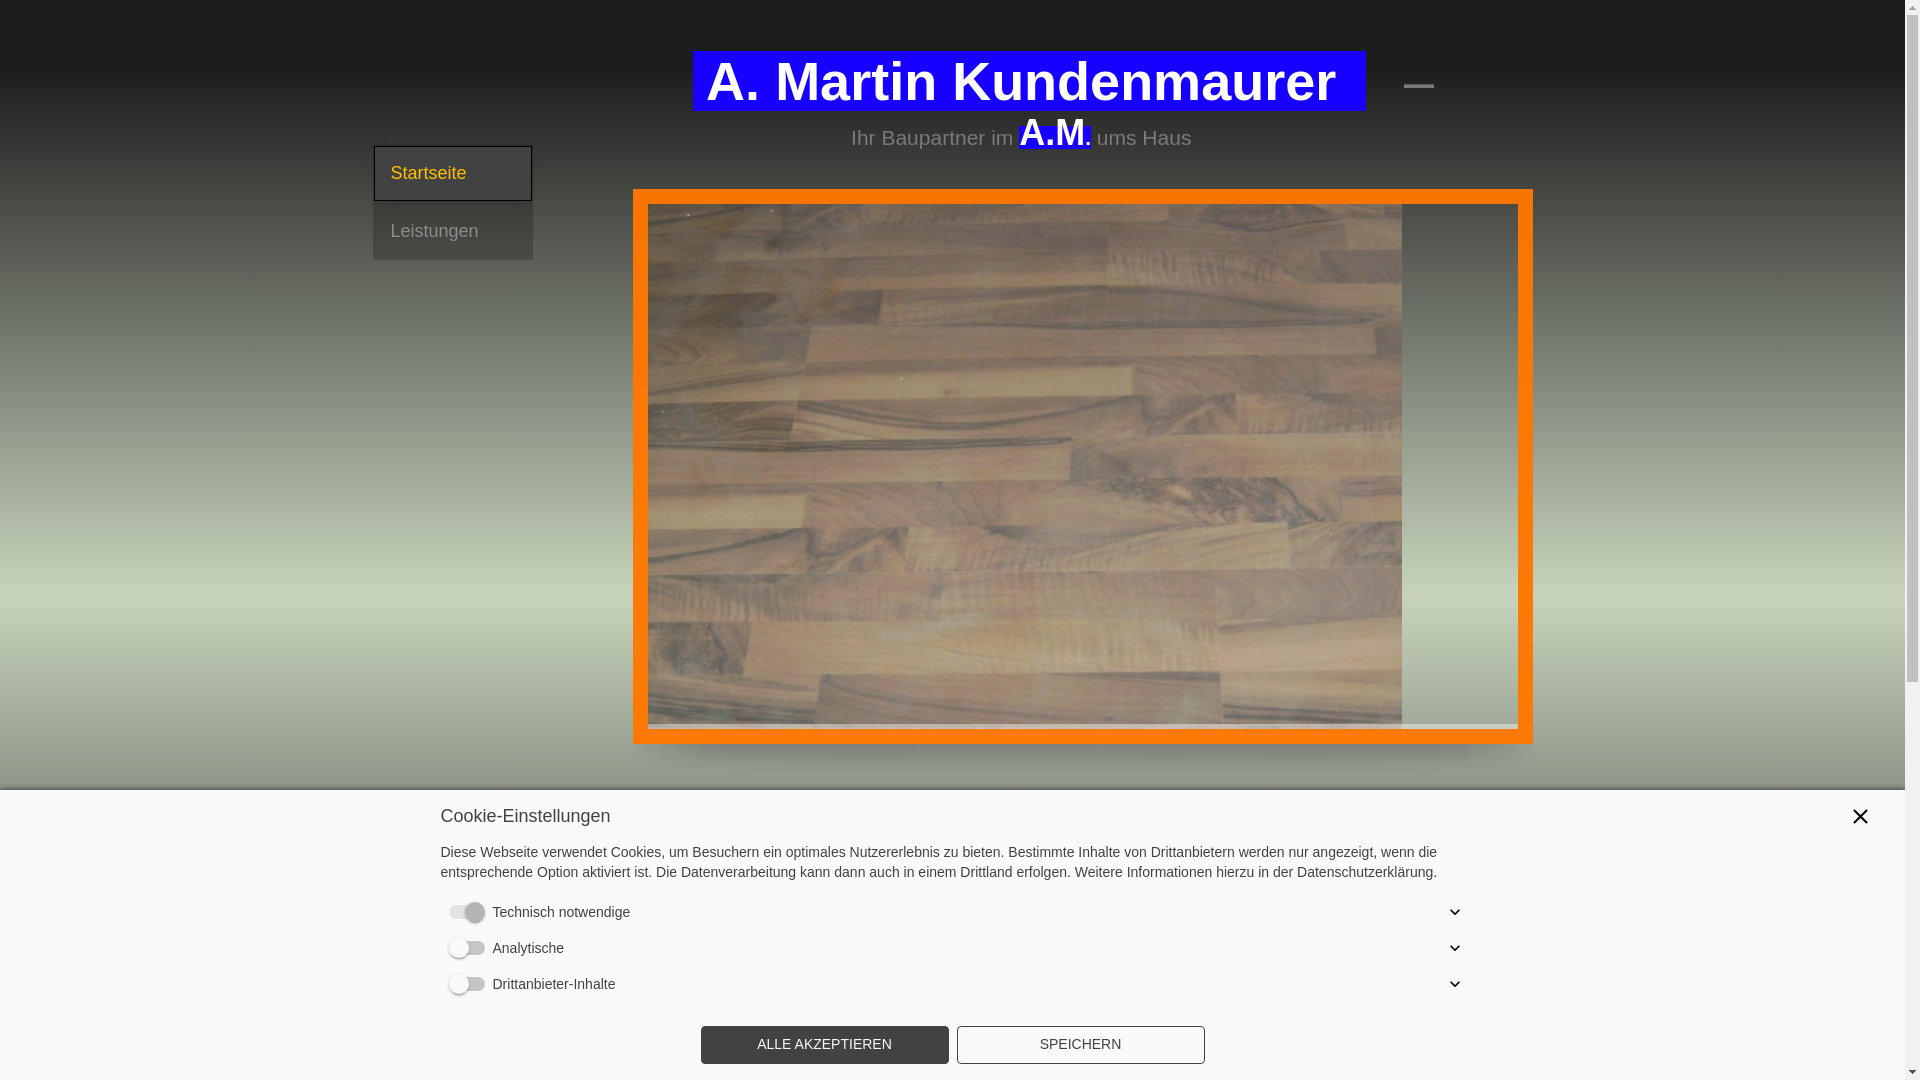 The width and height of the screenshot is (1920, 1080). Describe the element at coordinates (450, 230) in the screenshot. I see `'Leistungen'` at that location.